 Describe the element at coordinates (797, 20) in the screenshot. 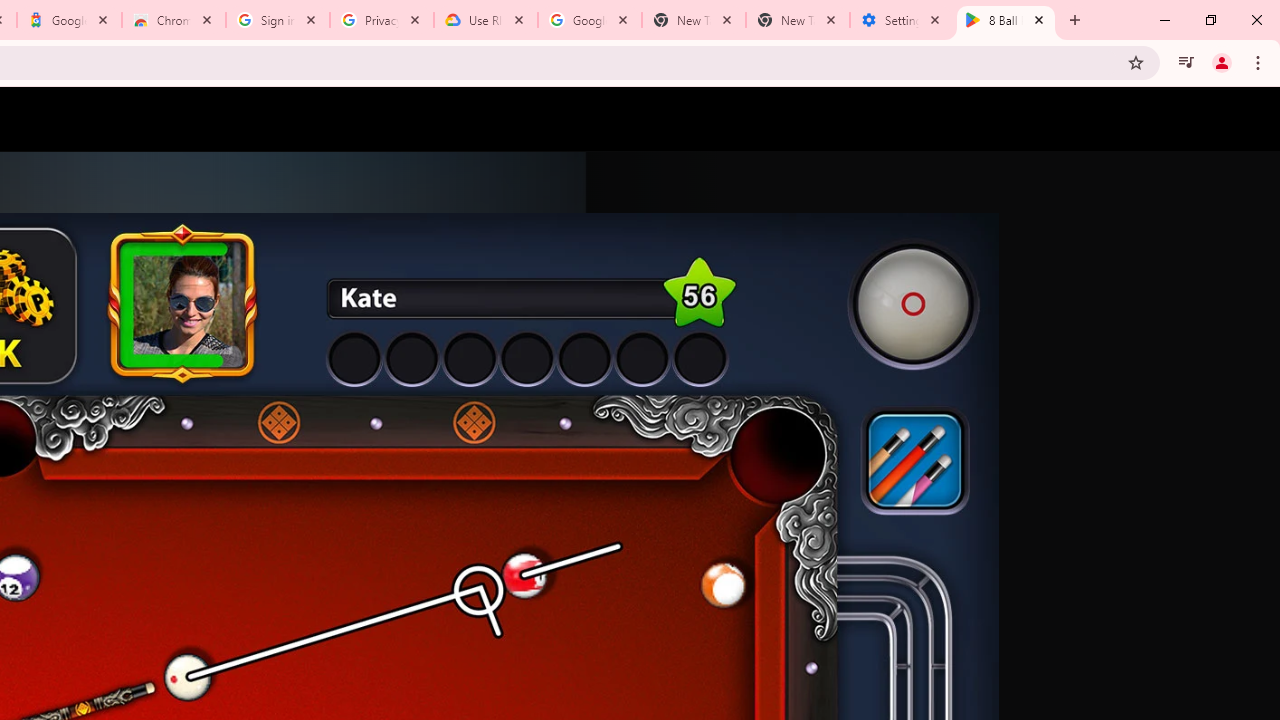

I see `'New Tab'` at that location.